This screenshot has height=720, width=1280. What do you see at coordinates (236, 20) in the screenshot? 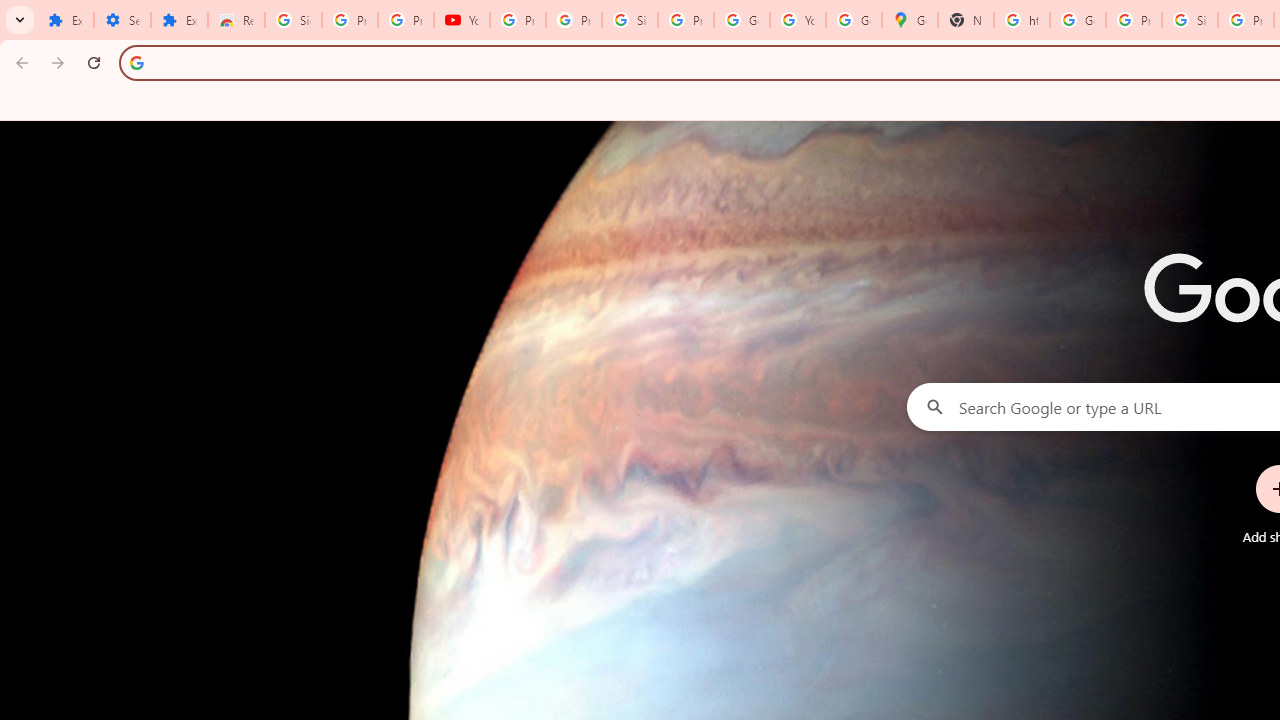
I see `'Reviews: Helix Fruit Jump Arcade Game'` at bounding box center [236, 20].